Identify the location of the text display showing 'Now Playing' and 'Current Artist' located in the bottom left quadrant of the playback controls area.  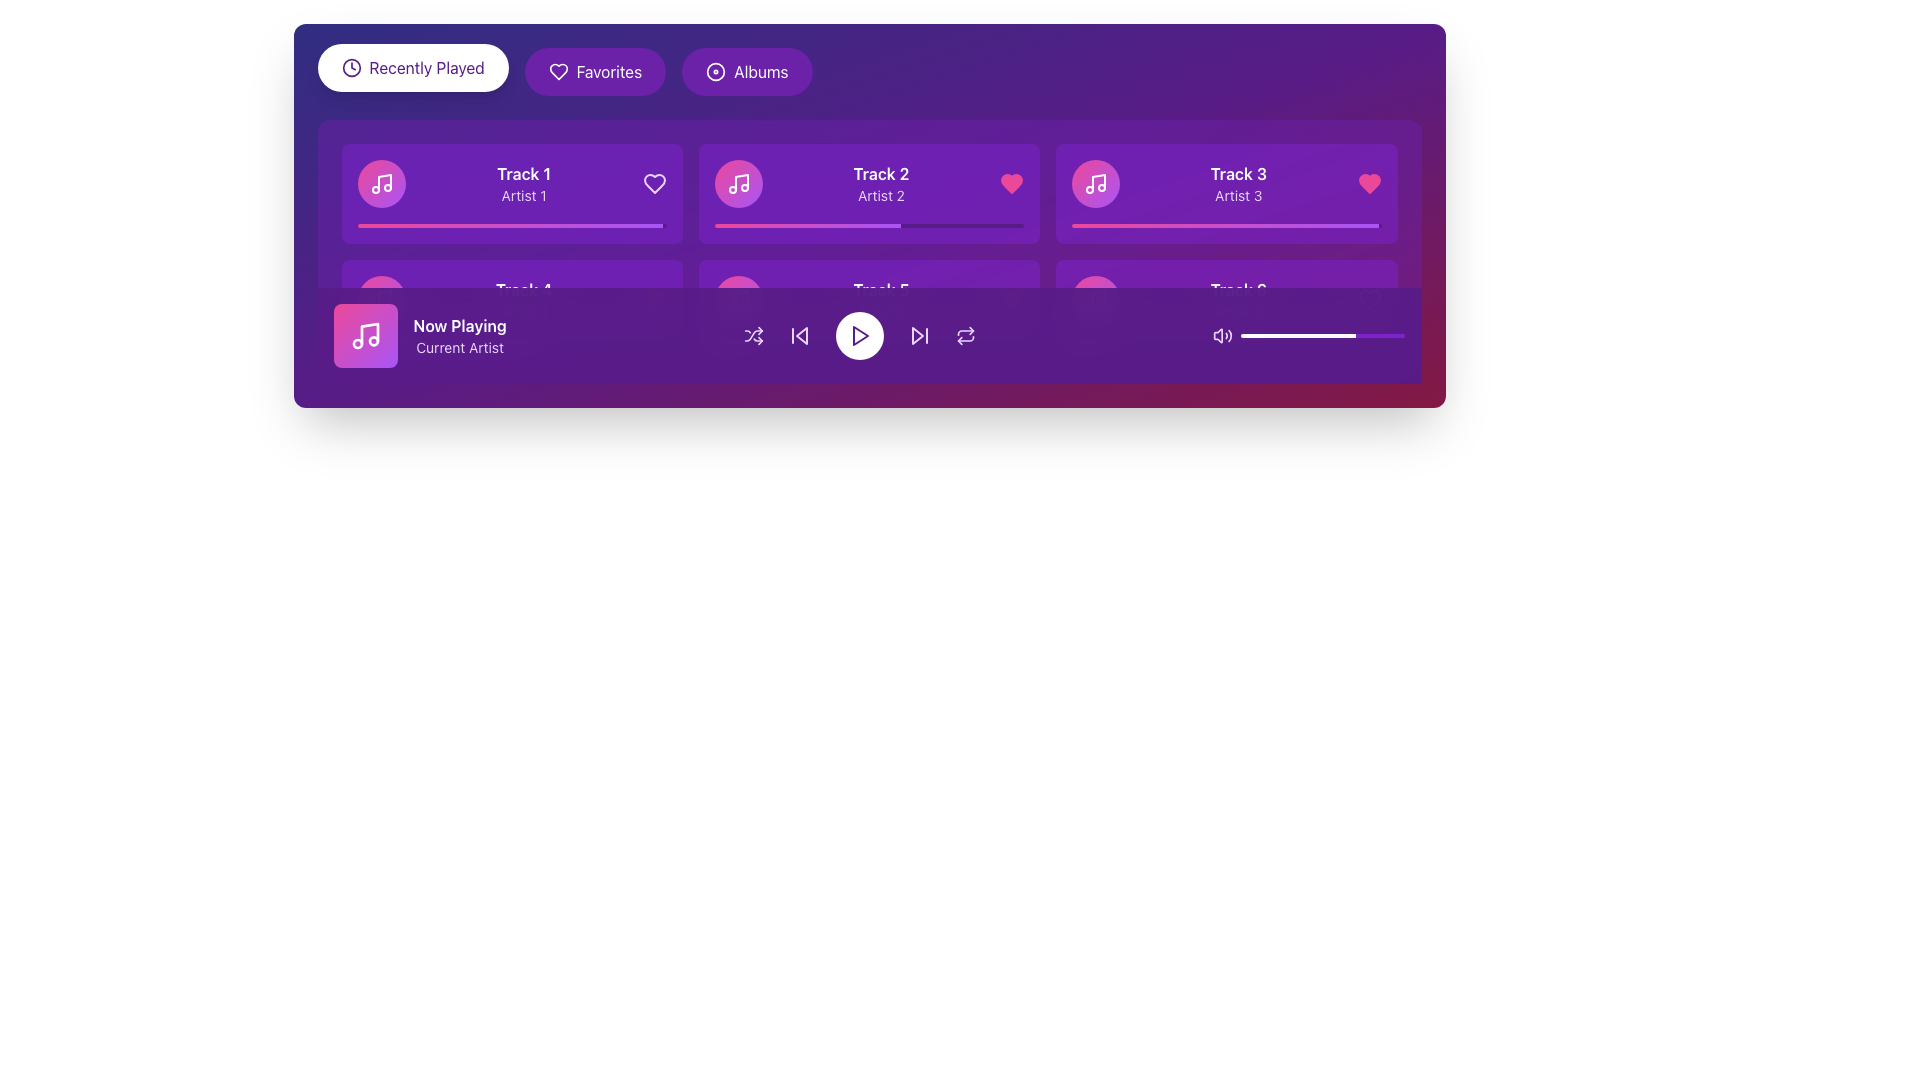
(459, 334).